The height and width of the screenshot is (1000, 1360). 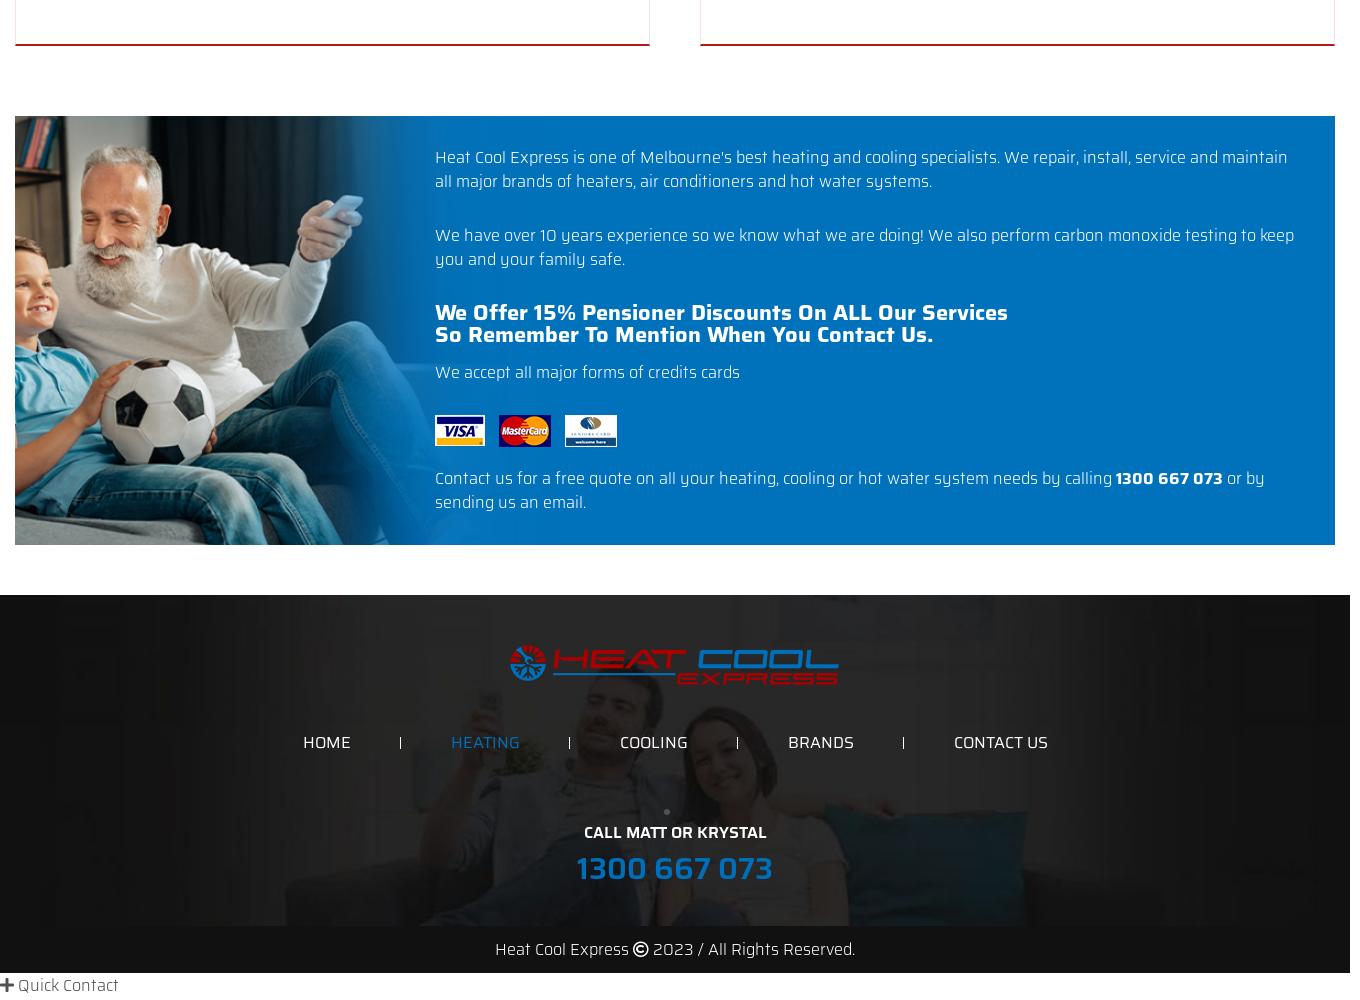 I want to click on 'Contact Us', so click(x=999, y=741).